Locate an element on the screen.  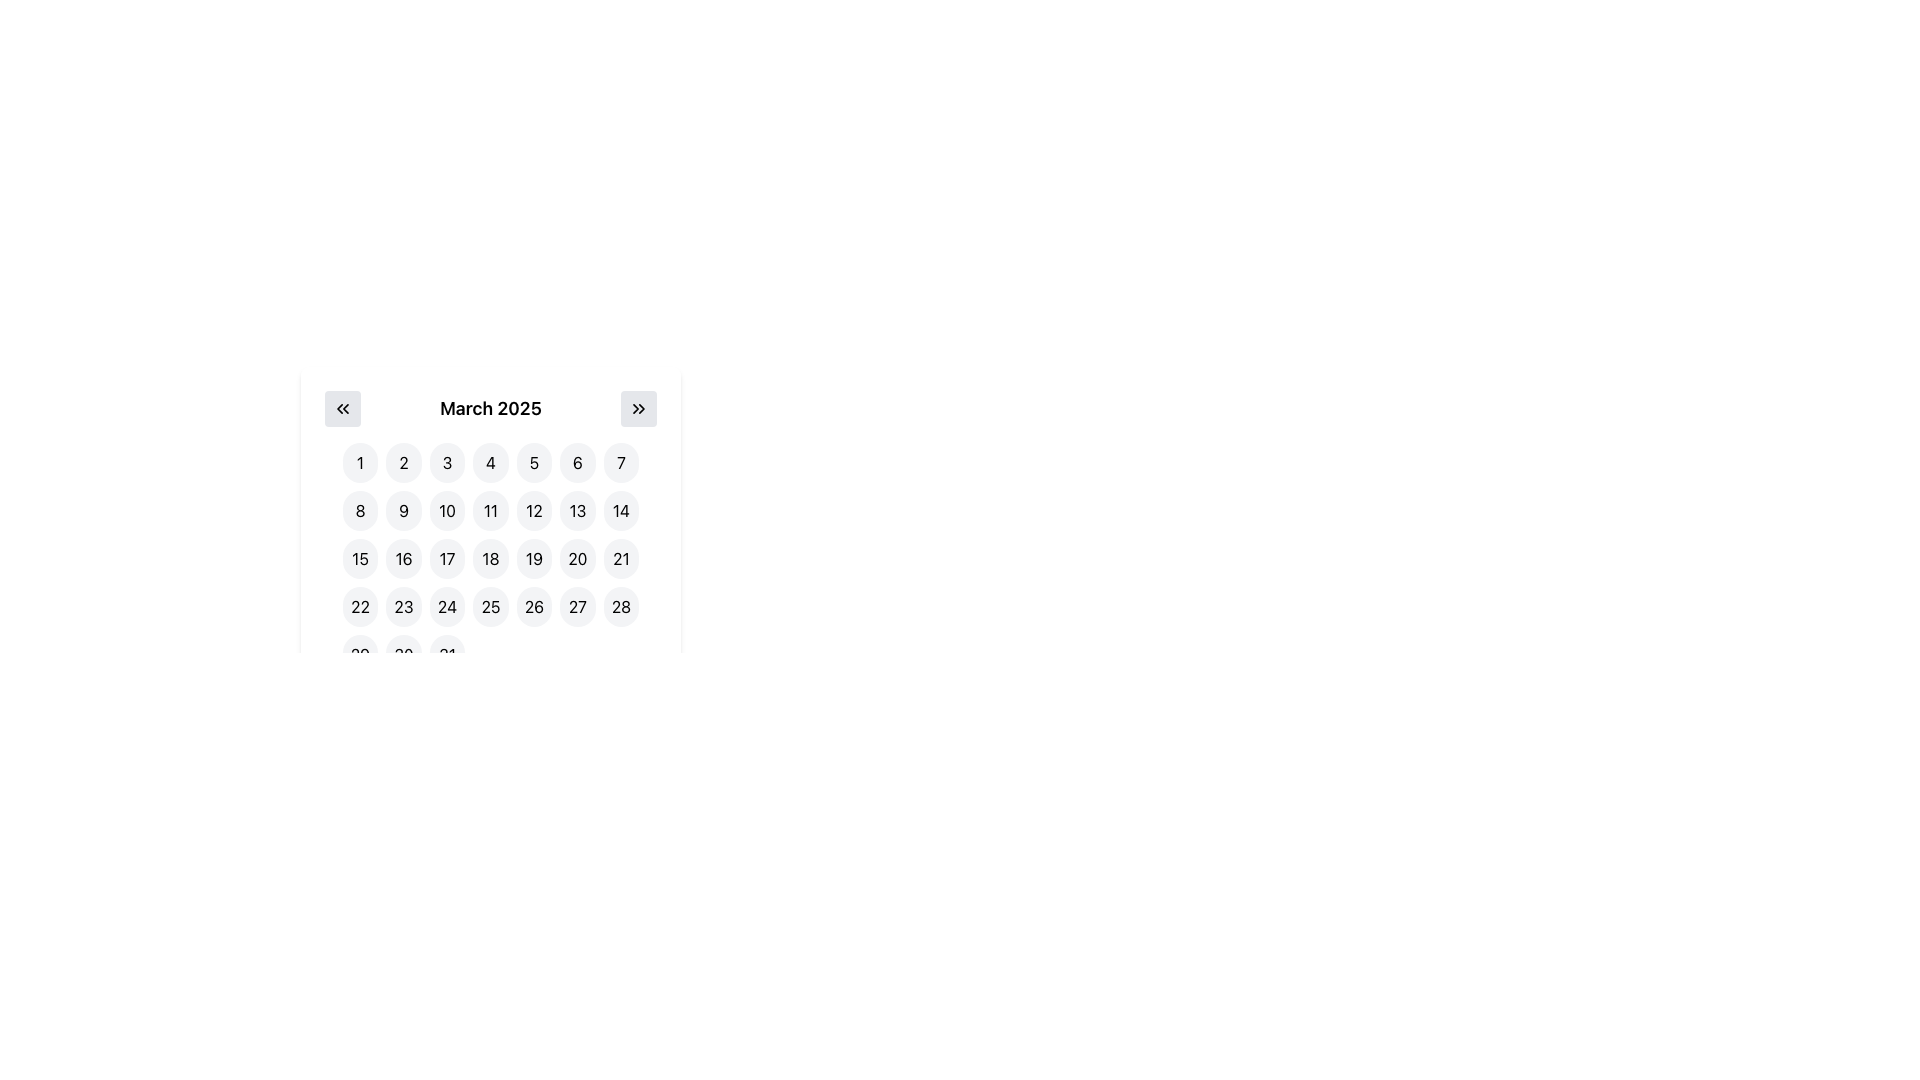
the selectable day button for the date '4' in the calendar interface to activate hover effects is located at coordinates (490, 462).